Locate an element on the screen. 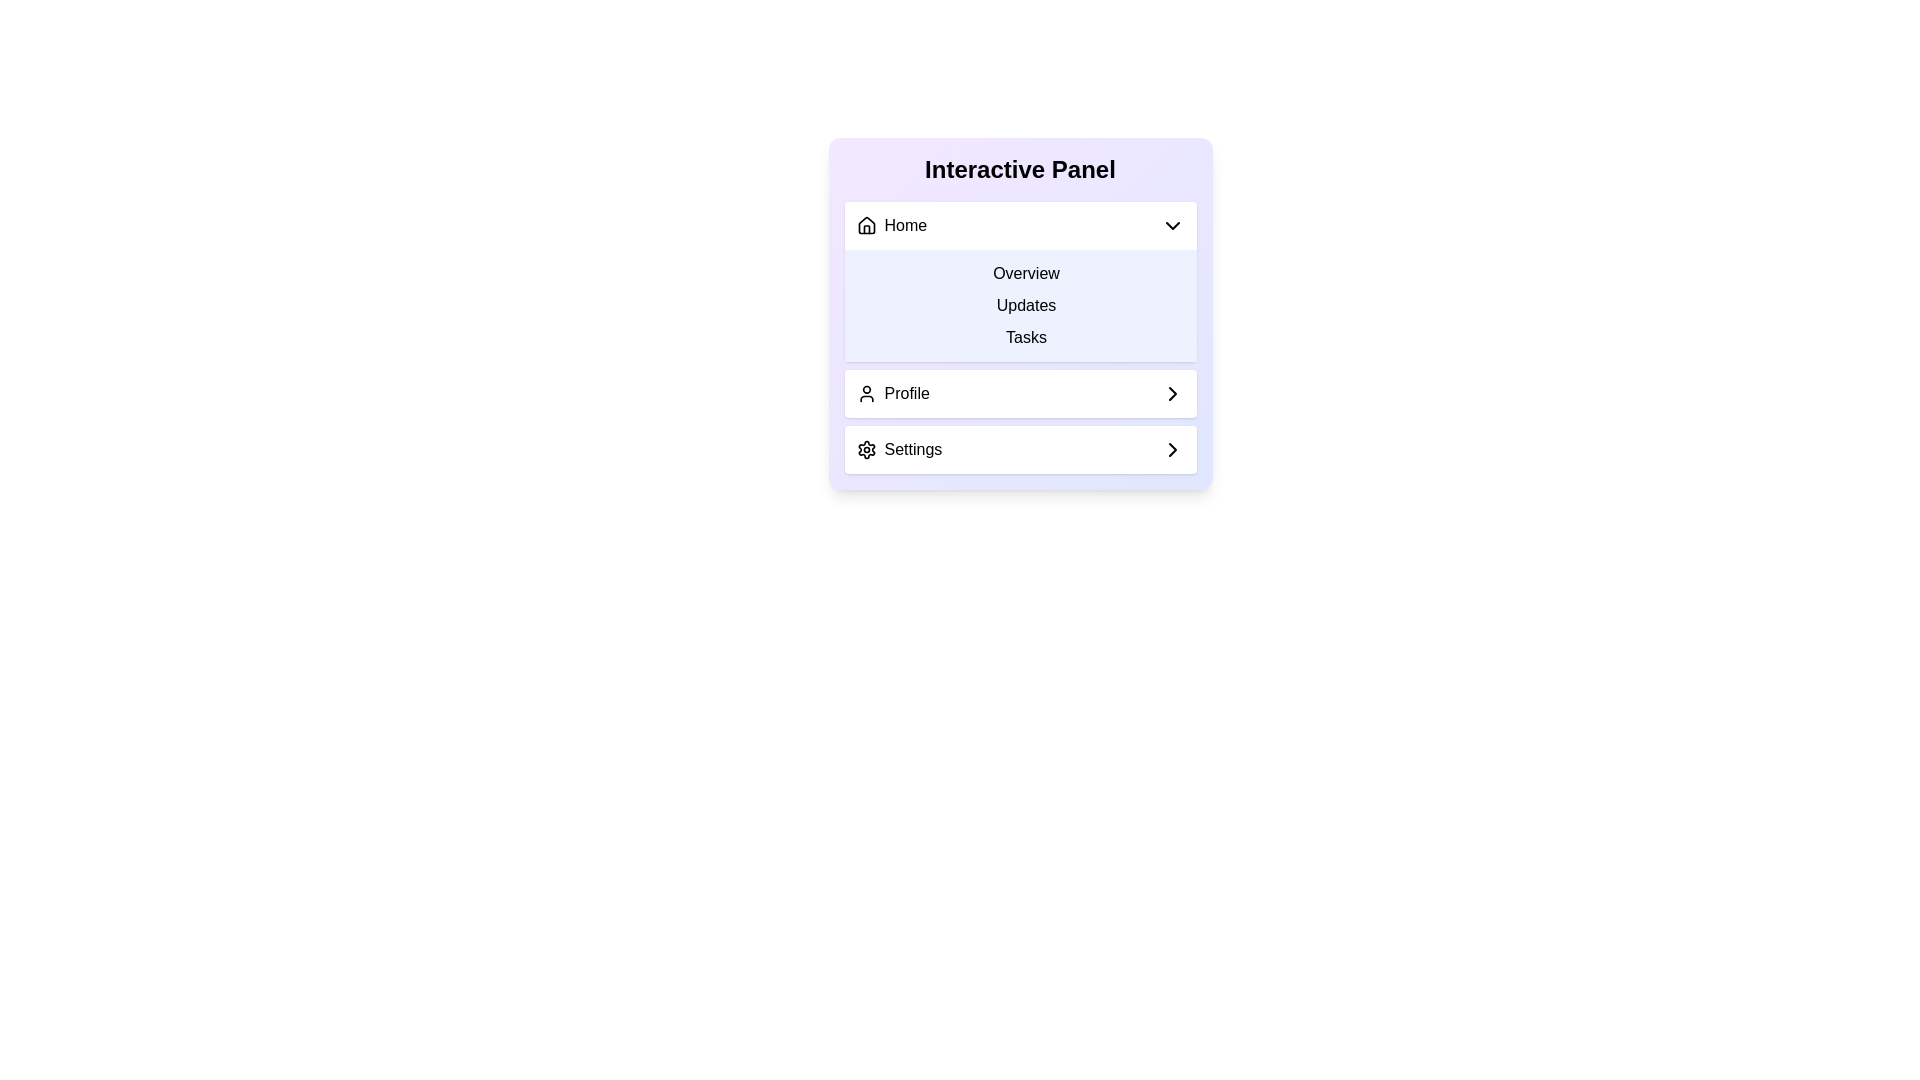 The height and width of the screenshot is (1080, 1920). the red house-shaped icon located in the header section, adjacent to the 'Home' text, as a visual cue is located at coordinates (866, 225).